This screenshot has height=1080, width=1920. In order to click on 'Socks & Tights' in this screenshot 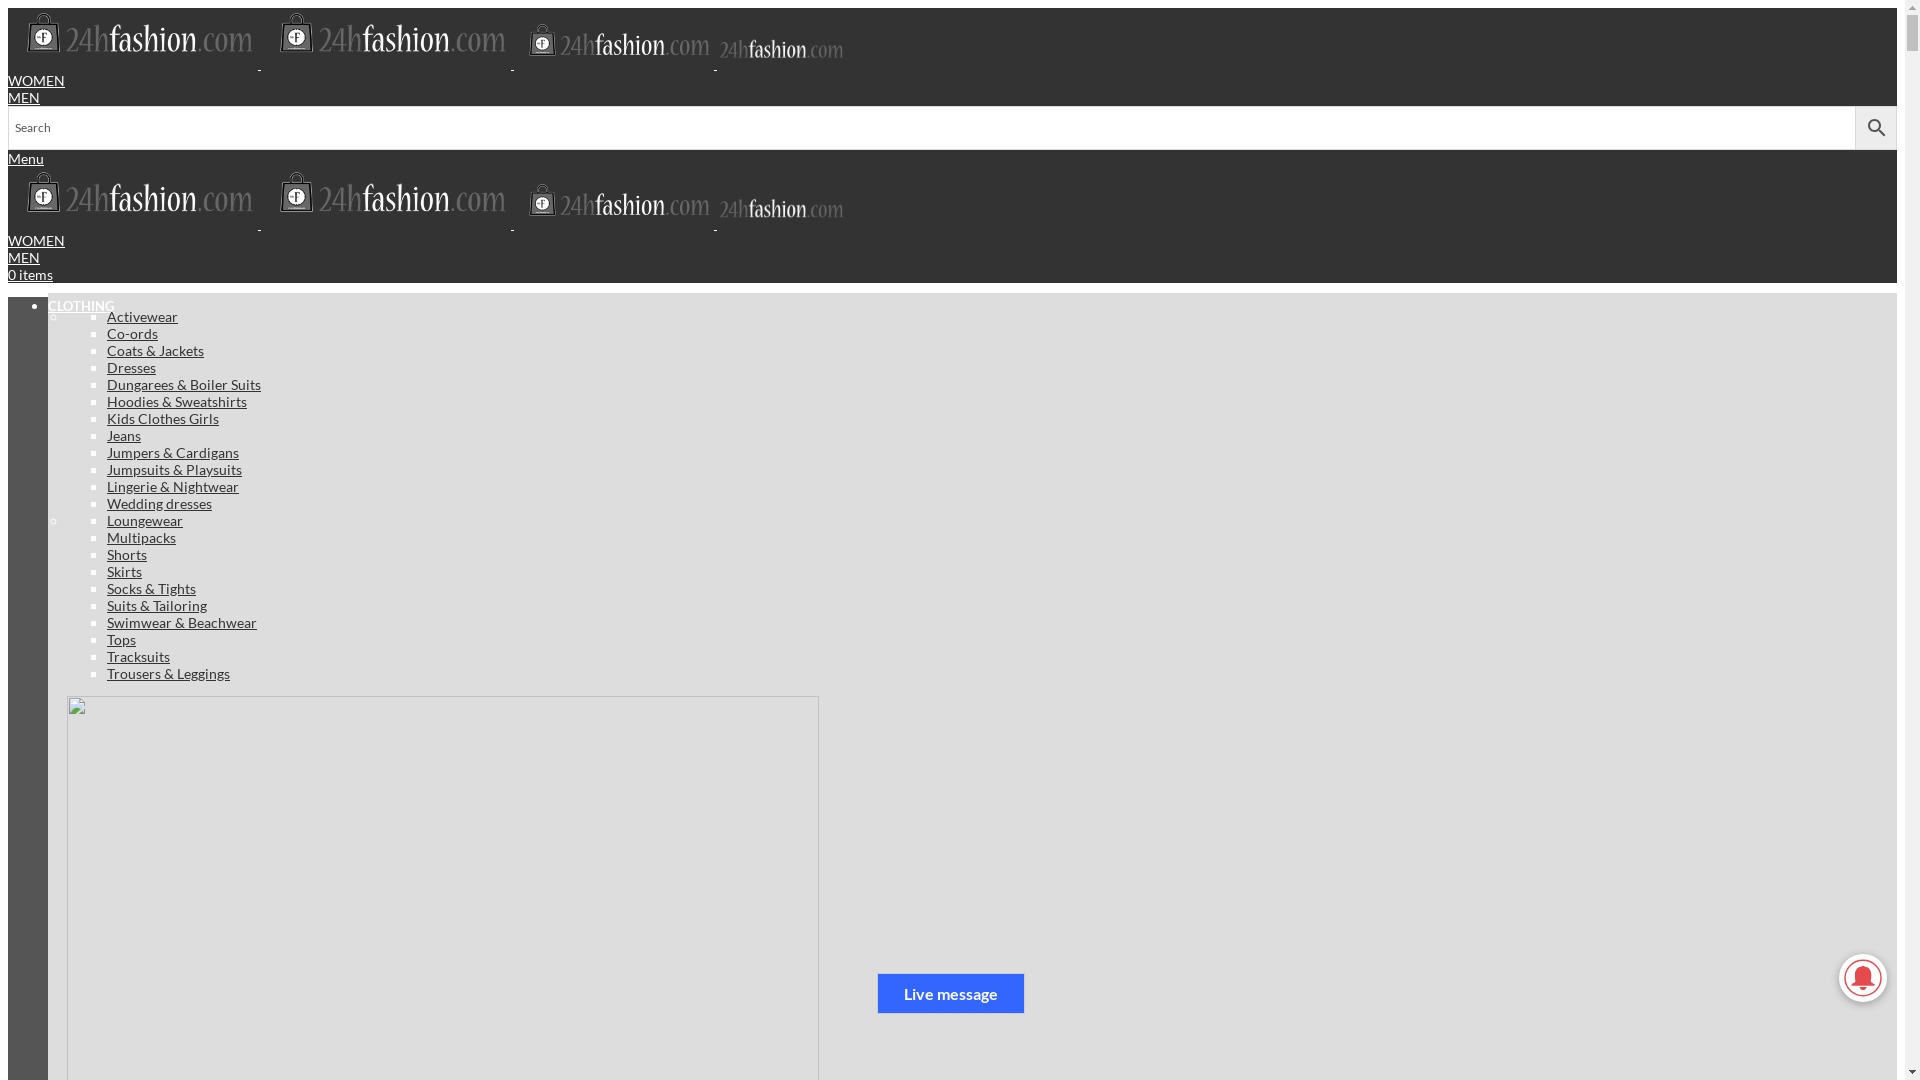, I will do `click(150, 587)`.